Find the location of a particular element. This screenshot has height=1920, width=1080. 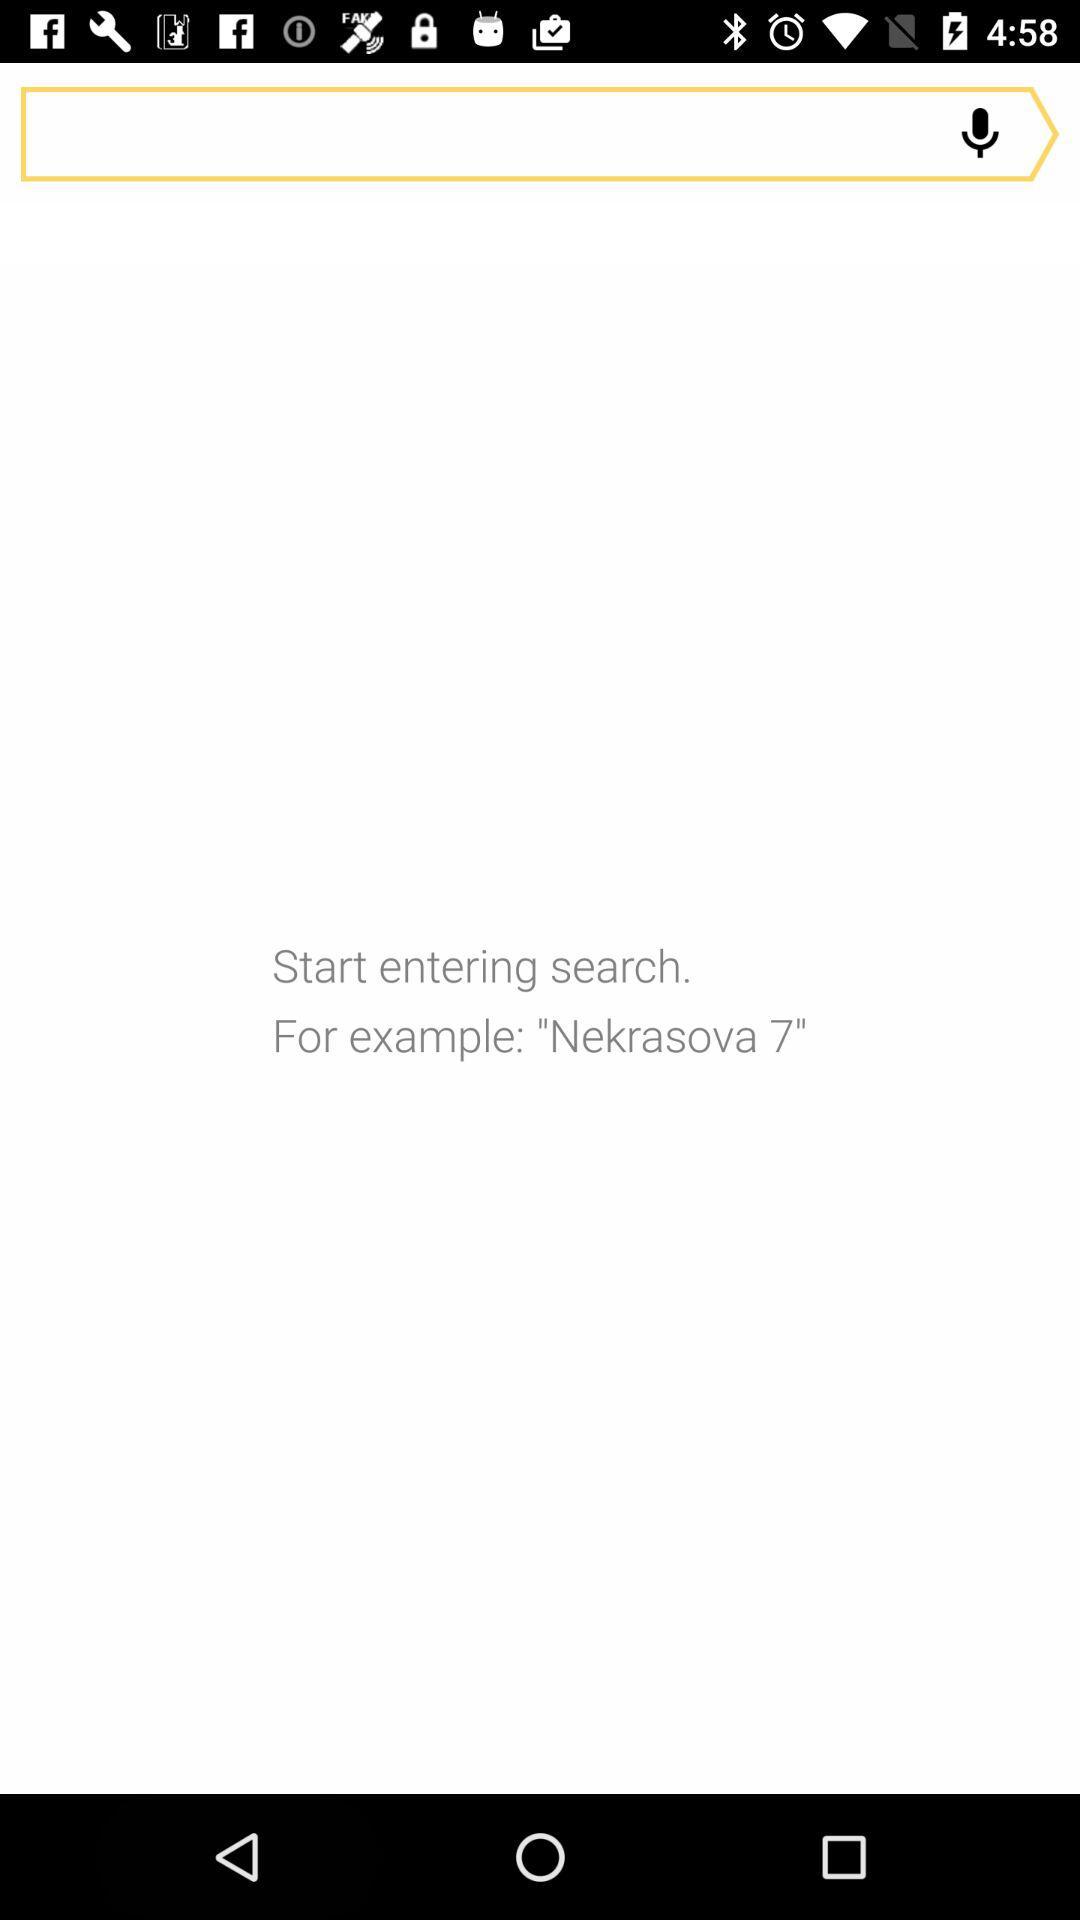

the microphone icon is located at coordinates (979, 133).